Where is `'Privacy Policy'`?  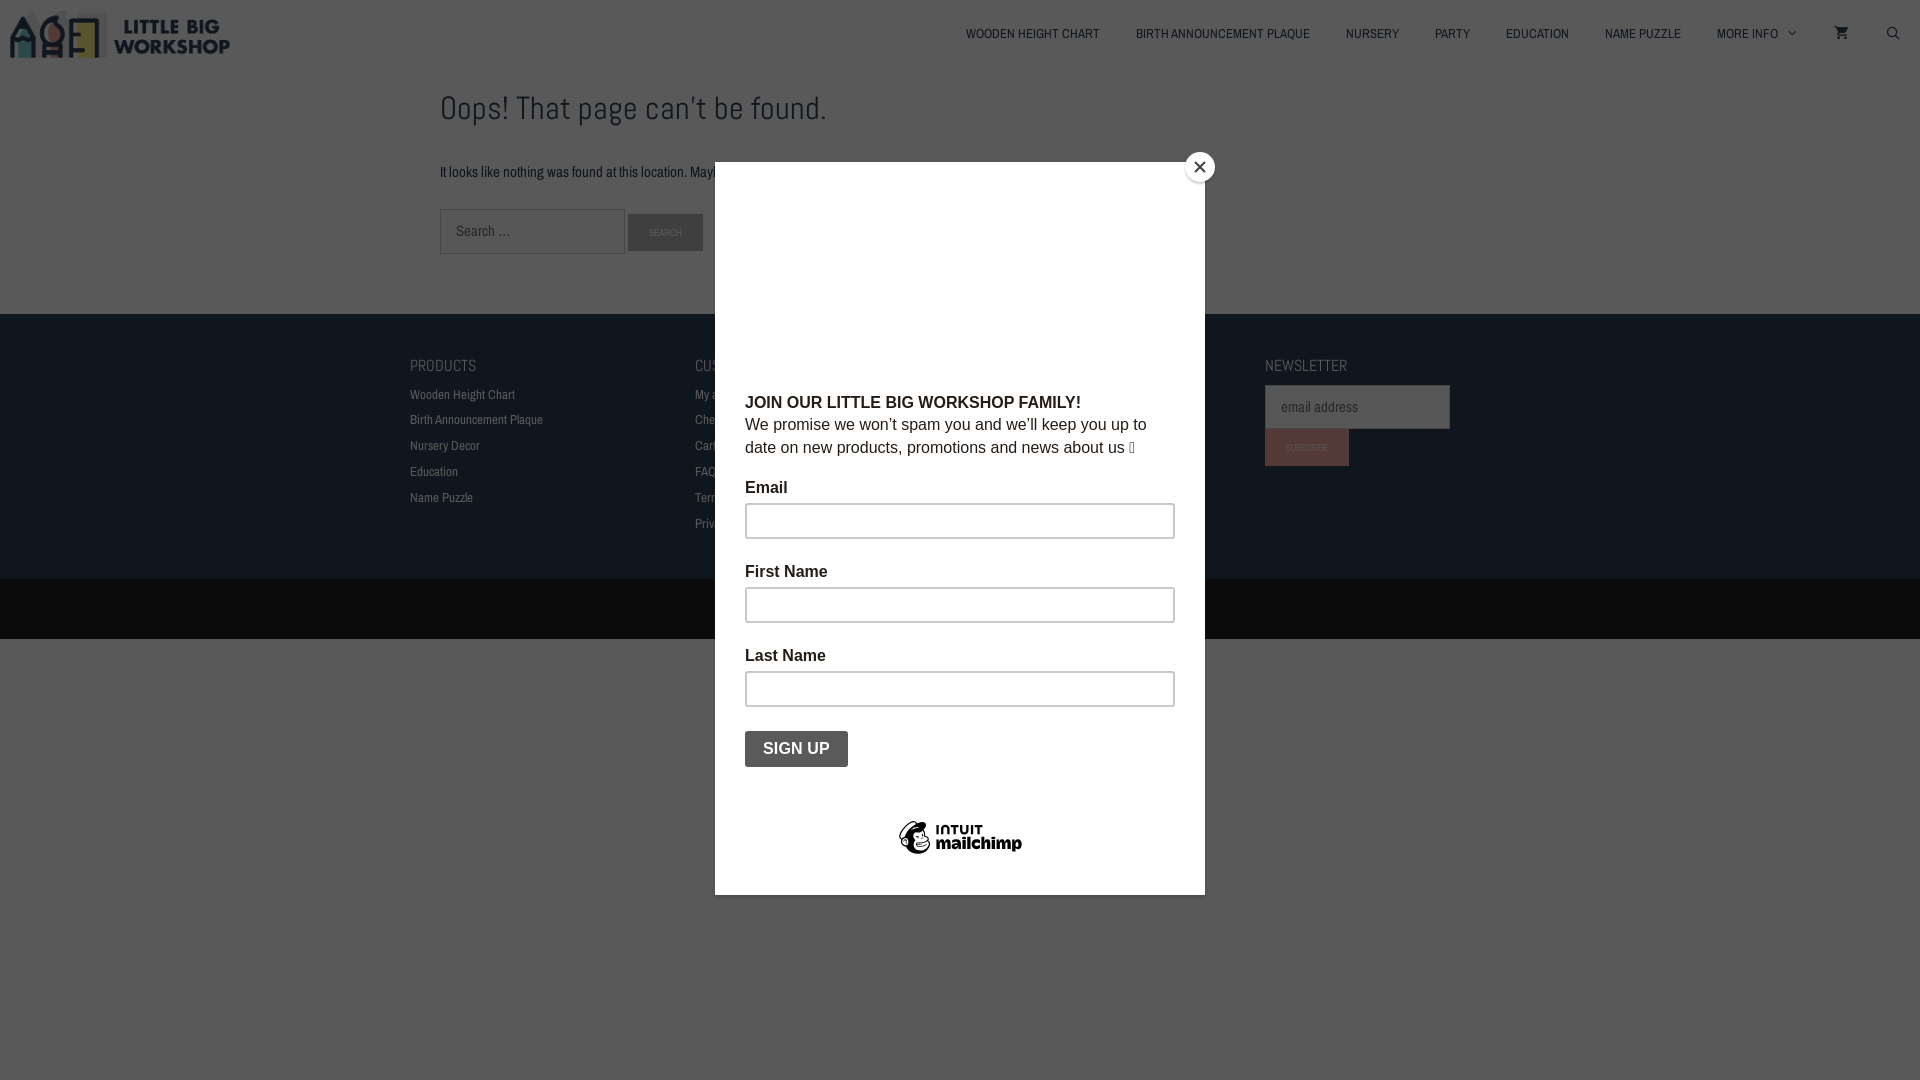
'Privacy Policy' is located at coordinates (695, 522).